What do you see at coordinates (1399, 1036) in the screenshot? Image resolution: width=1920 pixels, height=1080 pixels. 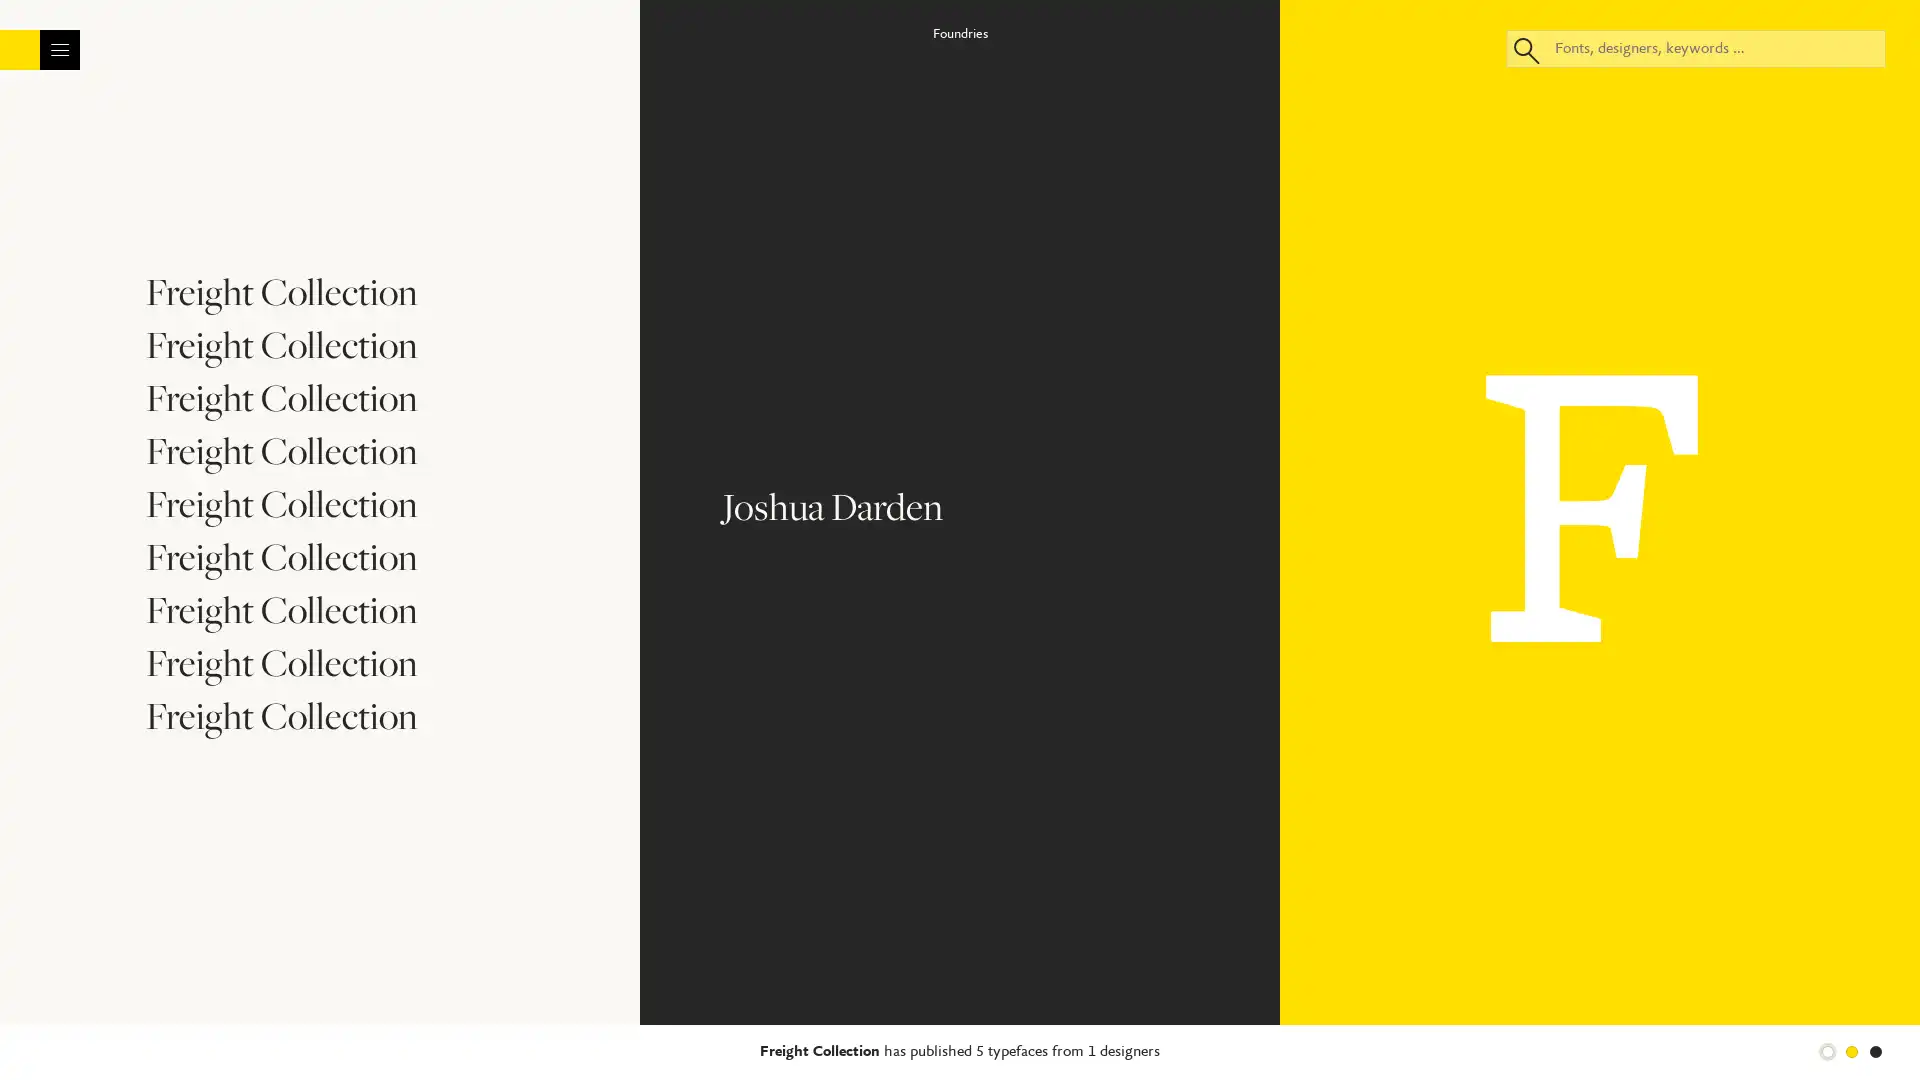 I see `Cookies Settings` at bounding box center [1399, 1036].